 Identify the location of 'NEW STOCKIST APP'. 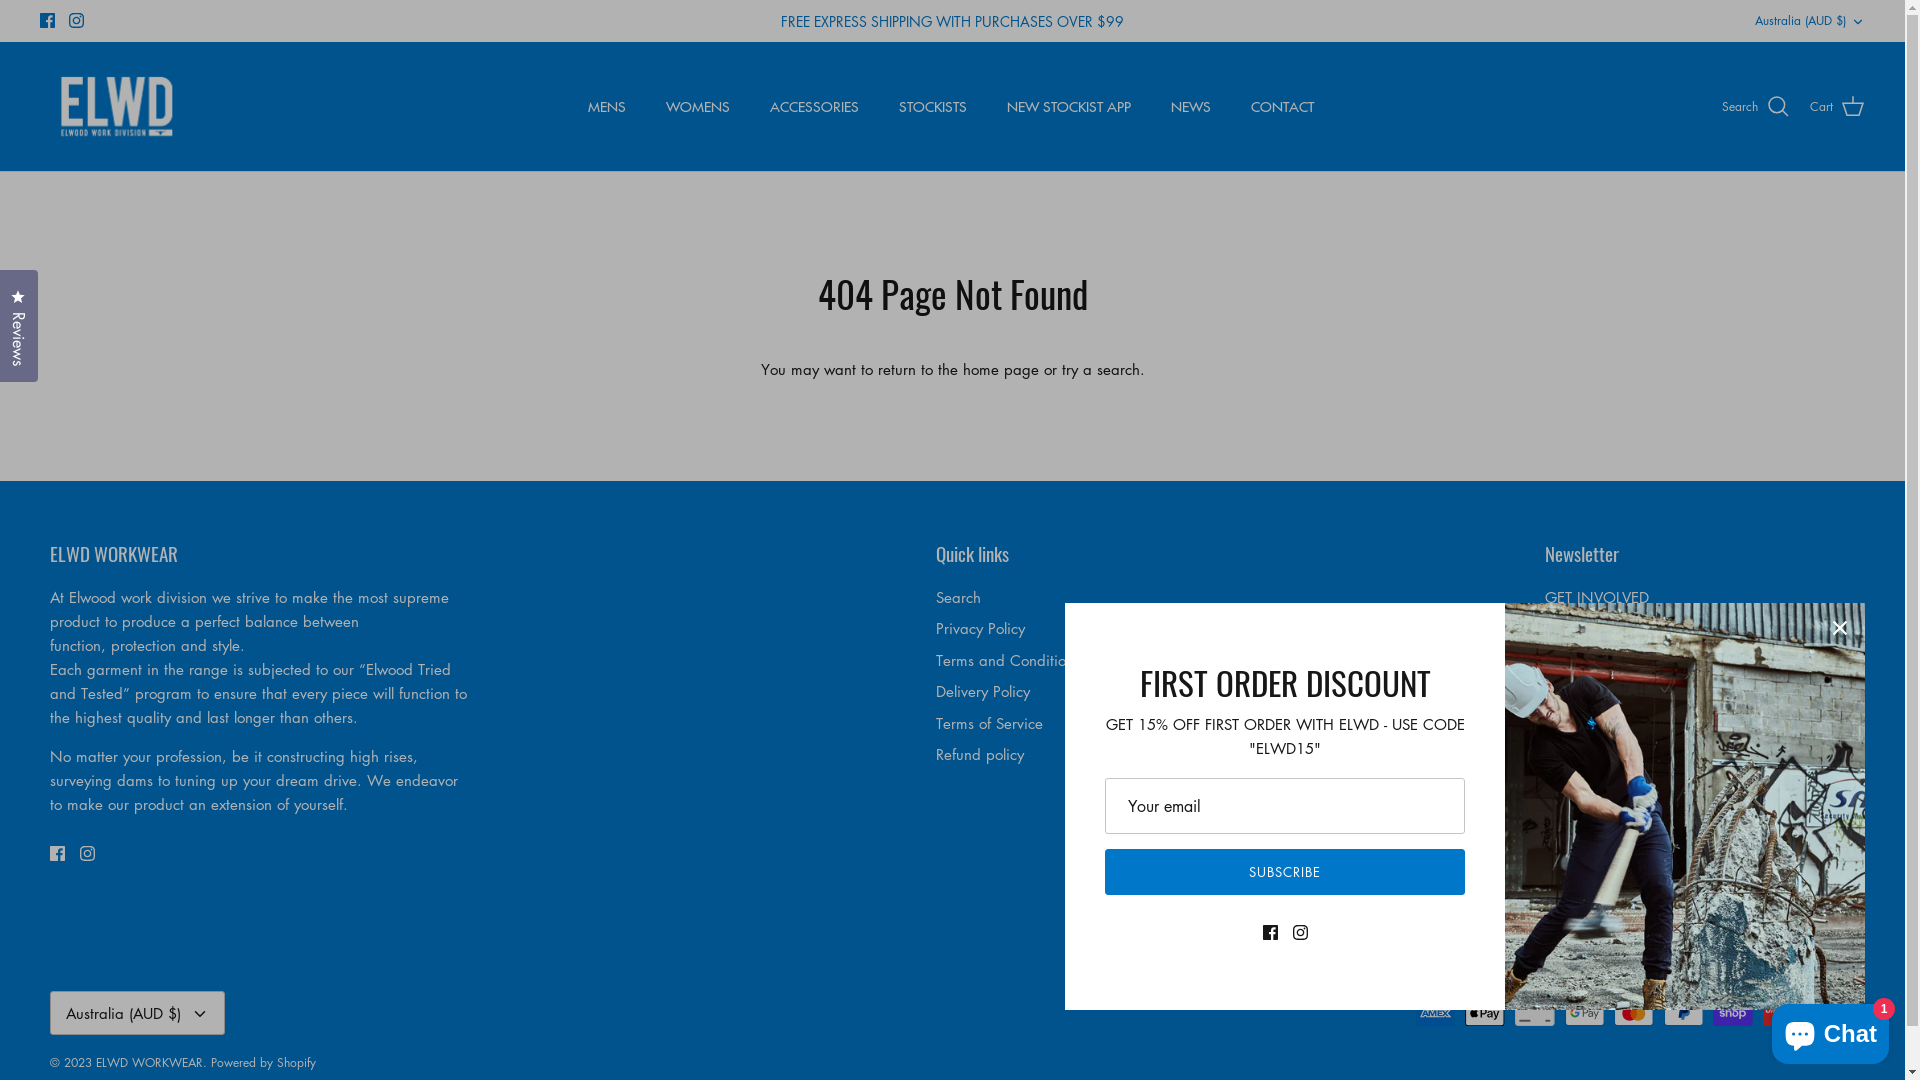
(988, 106).